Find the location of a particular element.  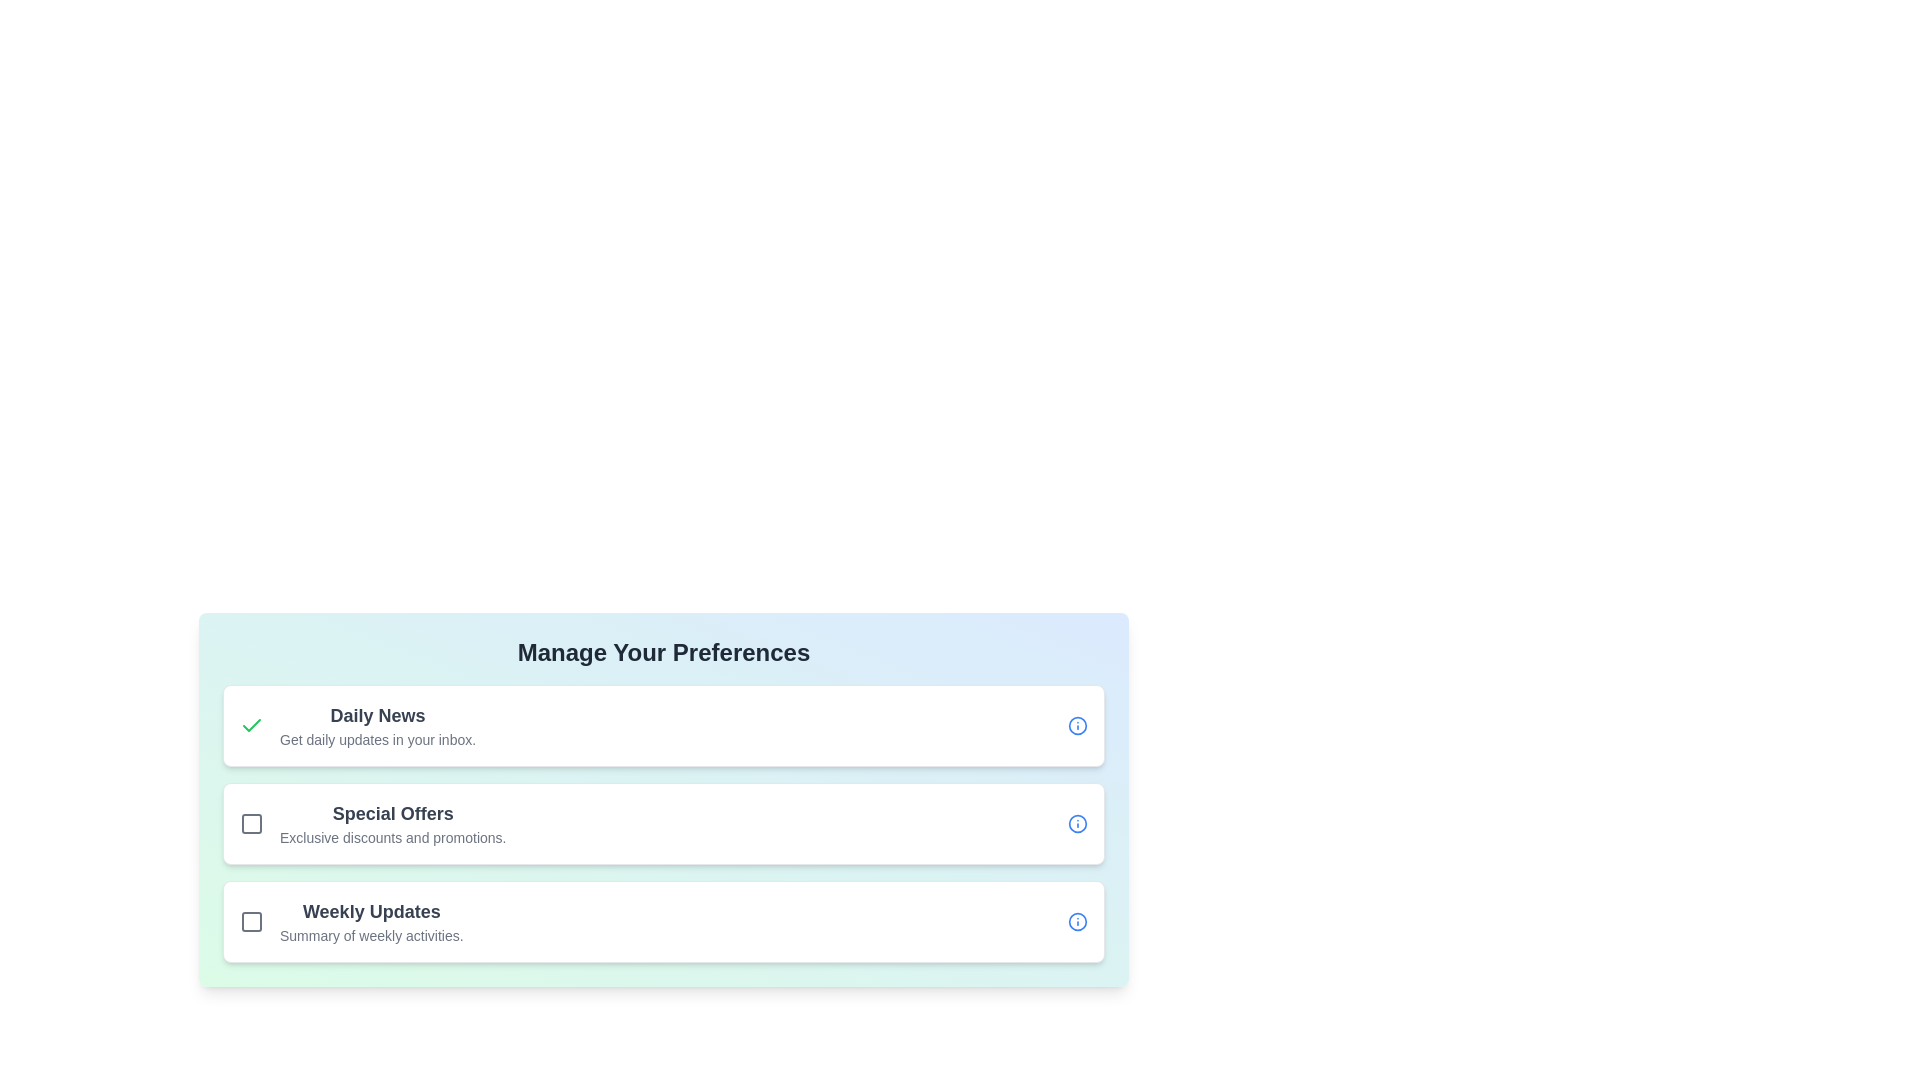

the checkbox for 'Special Offers' located in the second row under 'Manage Your Preferences' is located at coordinates (251, 824).